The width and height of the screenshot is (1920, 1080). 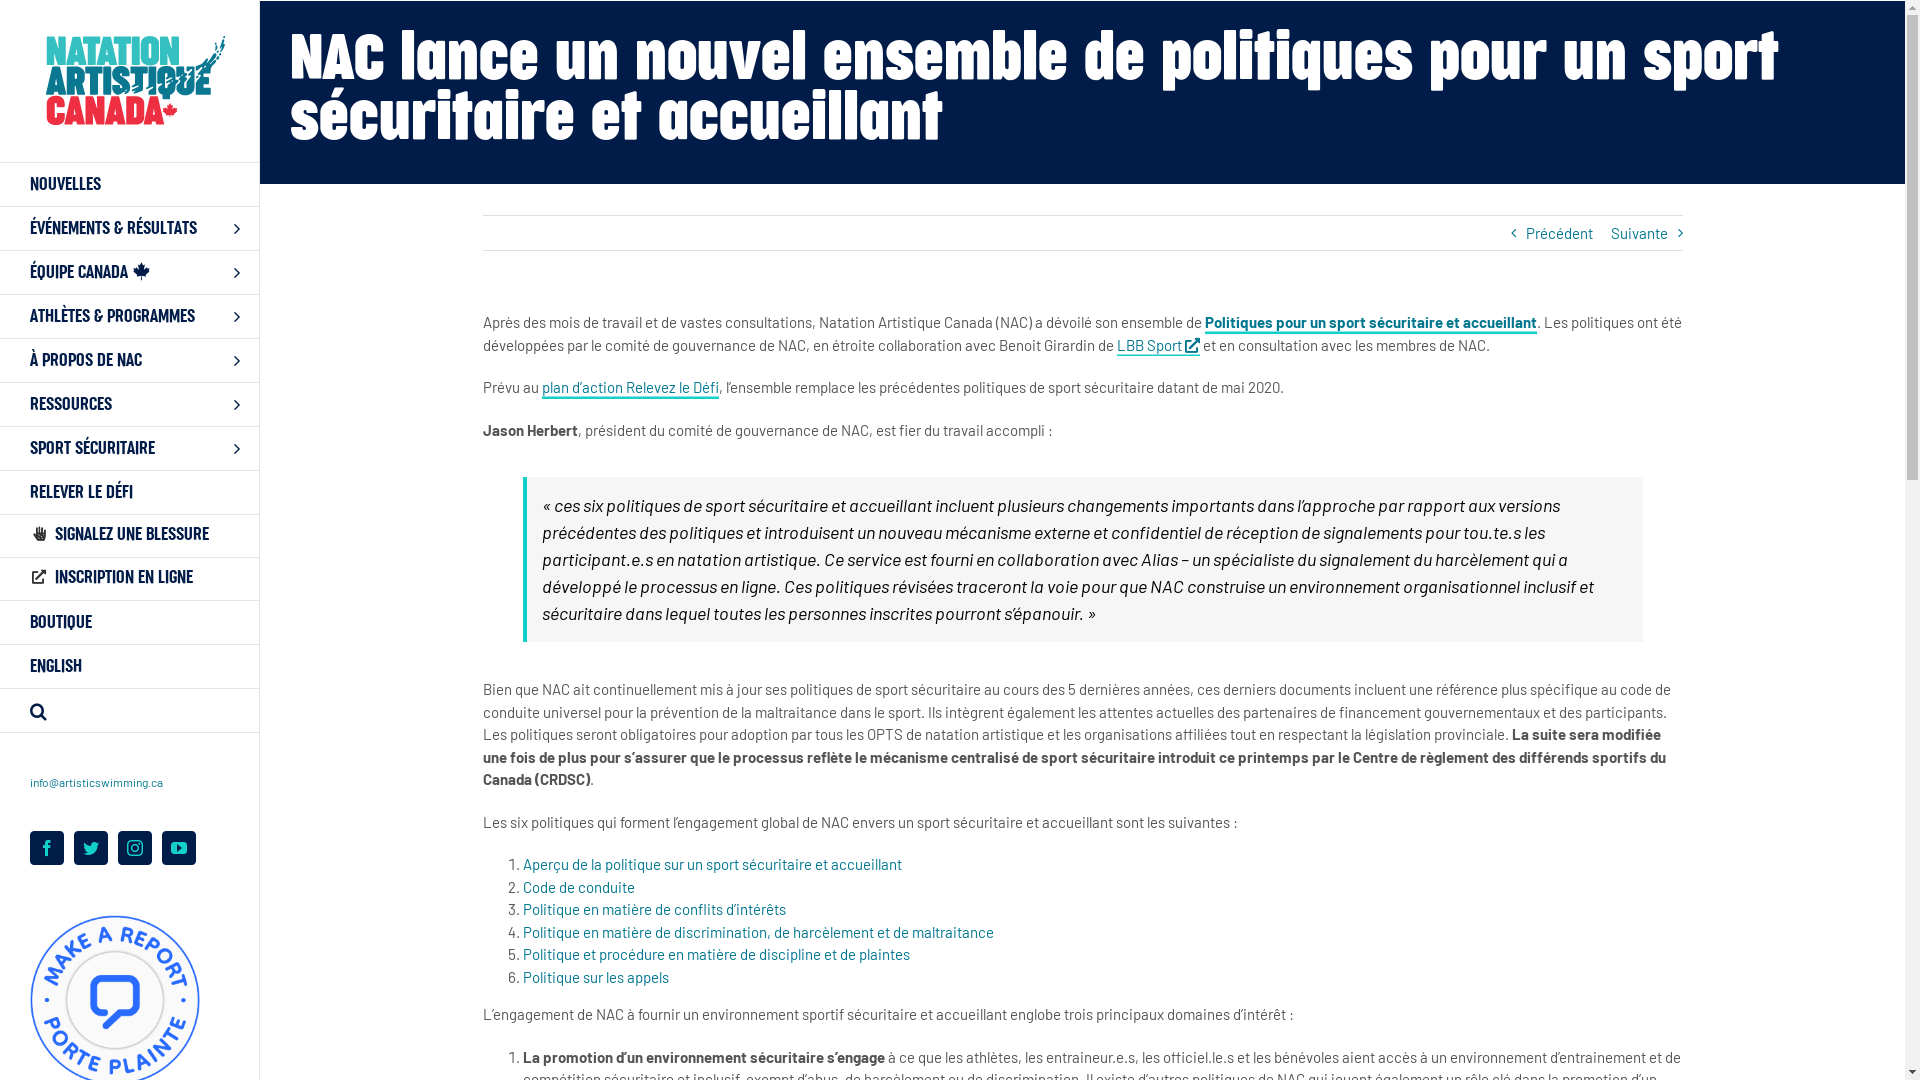 I want to click on 'LBB Sport', so click(x=1157, y=344).